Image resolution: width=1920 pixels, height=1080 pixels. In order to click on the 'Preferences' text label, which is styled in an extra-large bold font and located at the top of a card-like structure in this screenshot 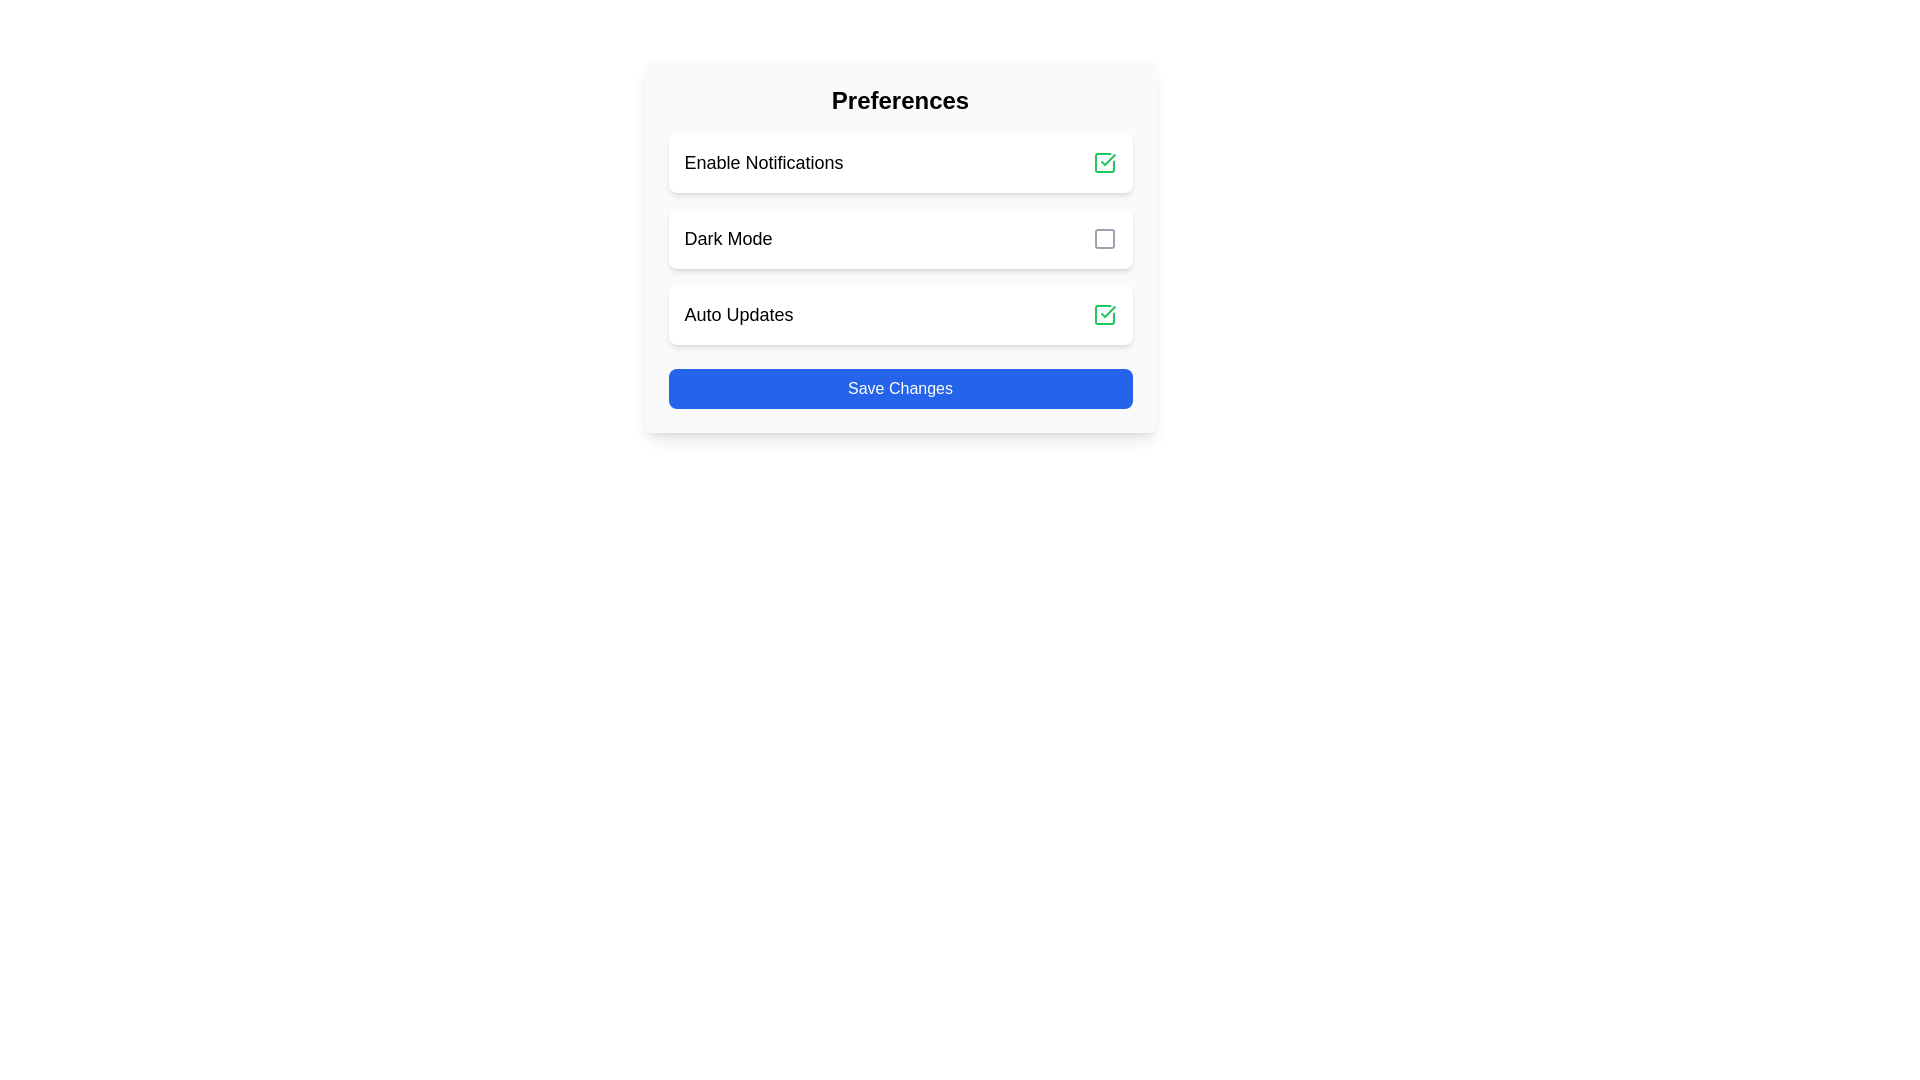, I will do `click(899, 100)`.